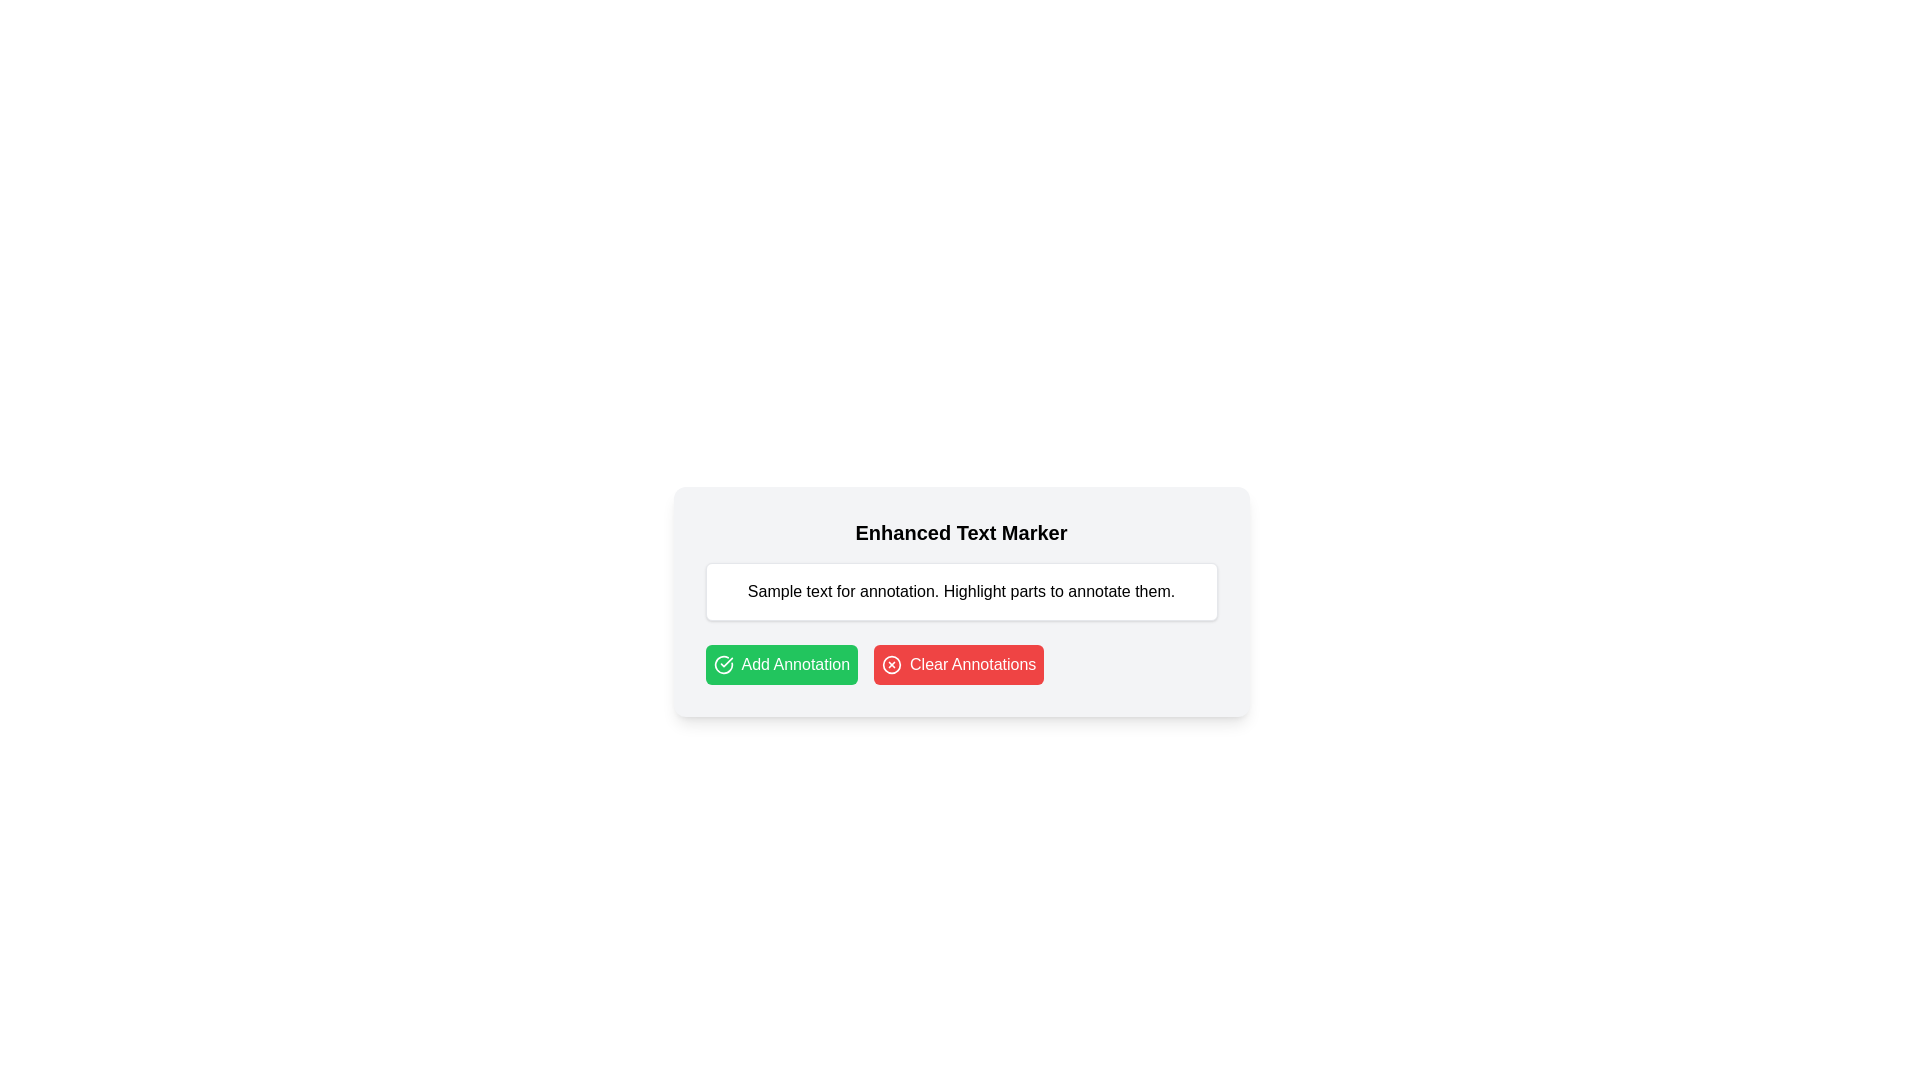 Image resolution: width=1920 pixels, height=1080 pixels. What do you see at coordinates (815, 590) in the screenshot?
I see `the lowercase letter 'e' in the text box containing 'Sample text for annotation.' This letter is the ninth character in the sentence, positioned after the word 'text.'` at bounding box center [815, 590].